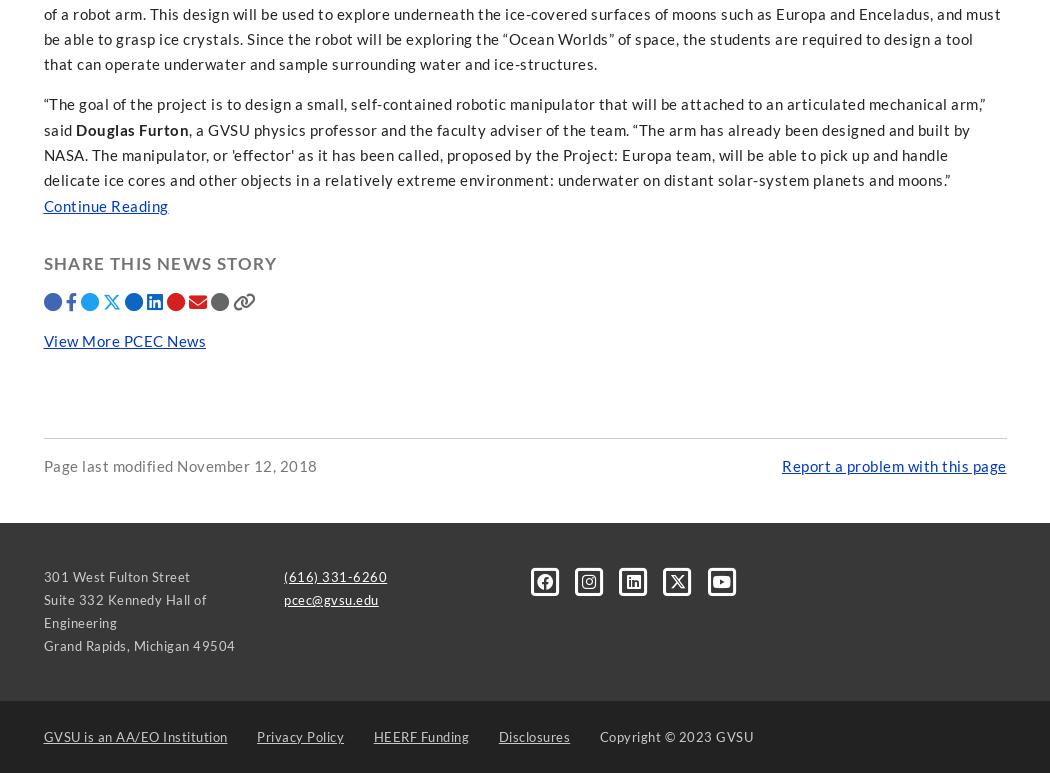 This screenshot has width=1050, height=773. I want to click on 'Share this news story', so click(42, 261).